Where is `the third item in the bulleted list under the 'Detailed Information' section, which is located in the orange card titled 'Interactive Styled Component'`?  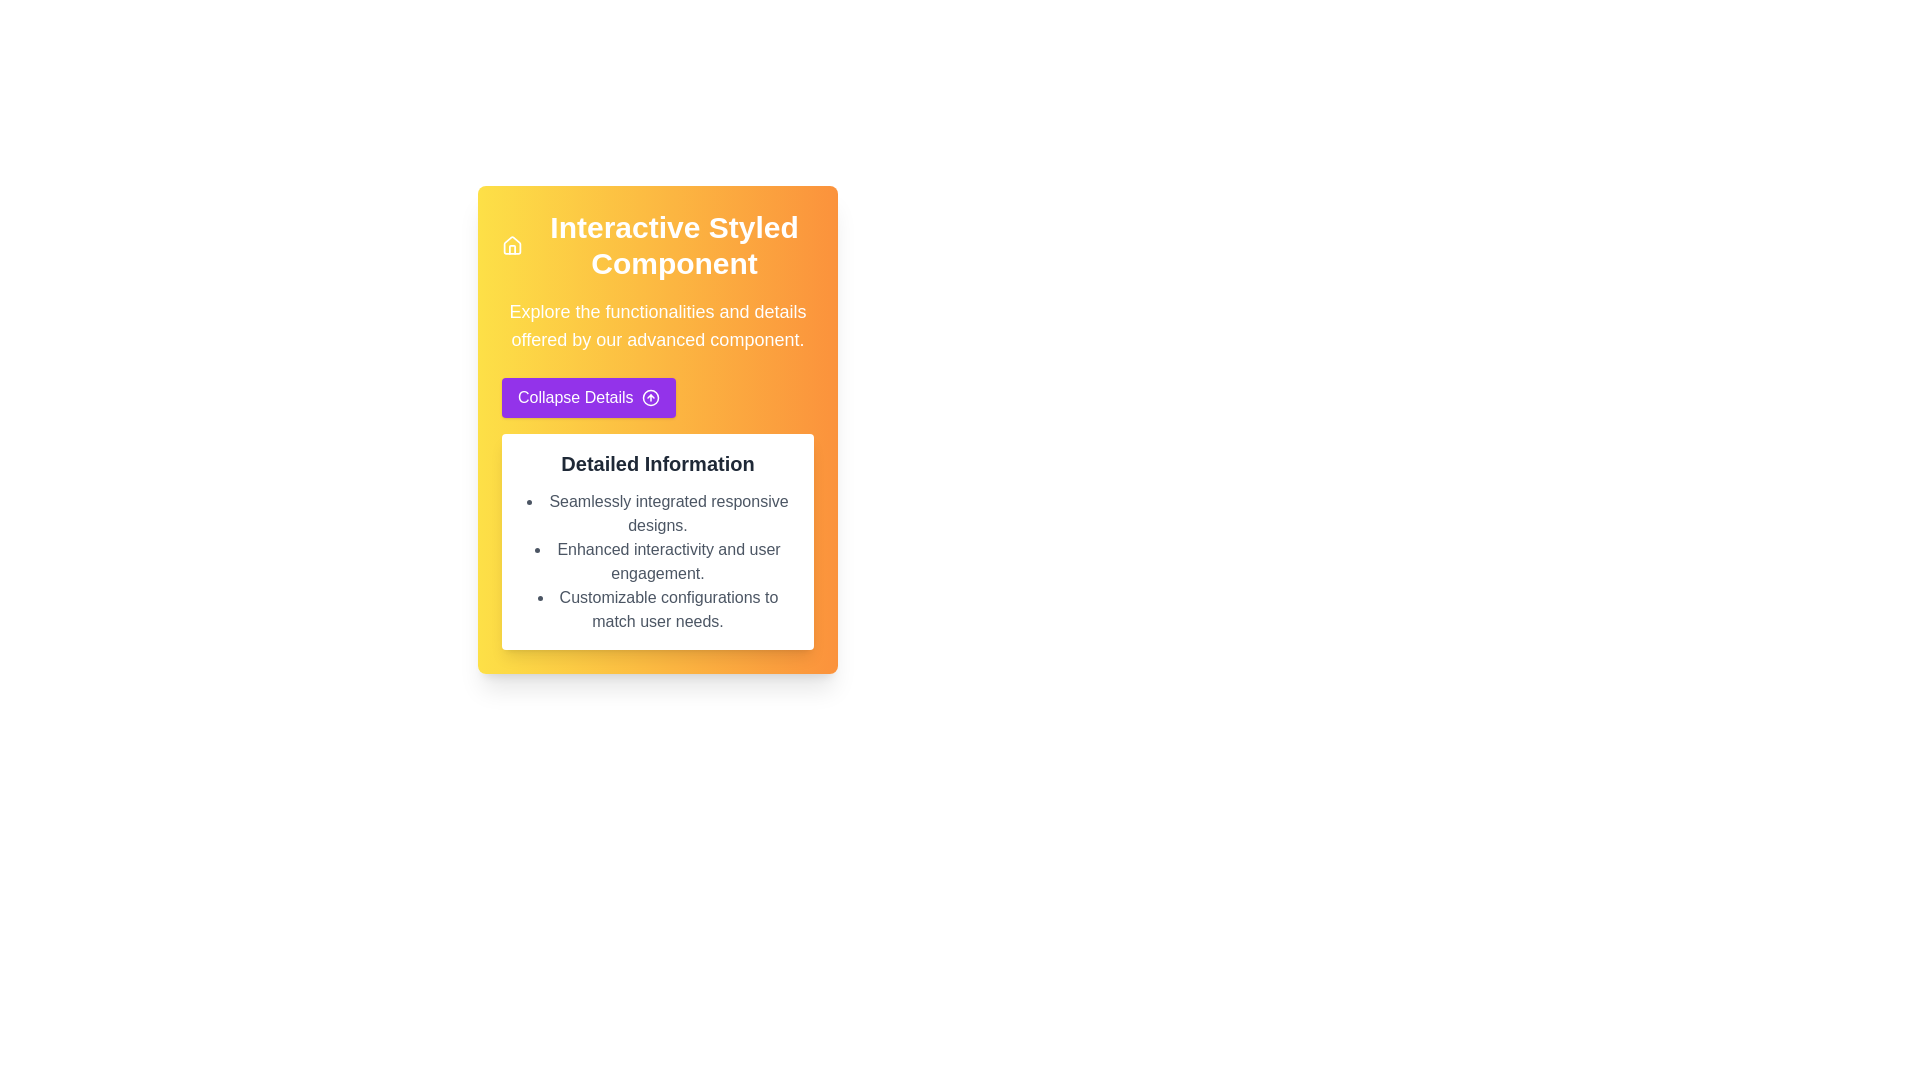 the third item in the bulleted list under the 'Detailed Information' section, which is located in the orange card titled 'Interactive Styled Component' is located at coordinates (657, 608).